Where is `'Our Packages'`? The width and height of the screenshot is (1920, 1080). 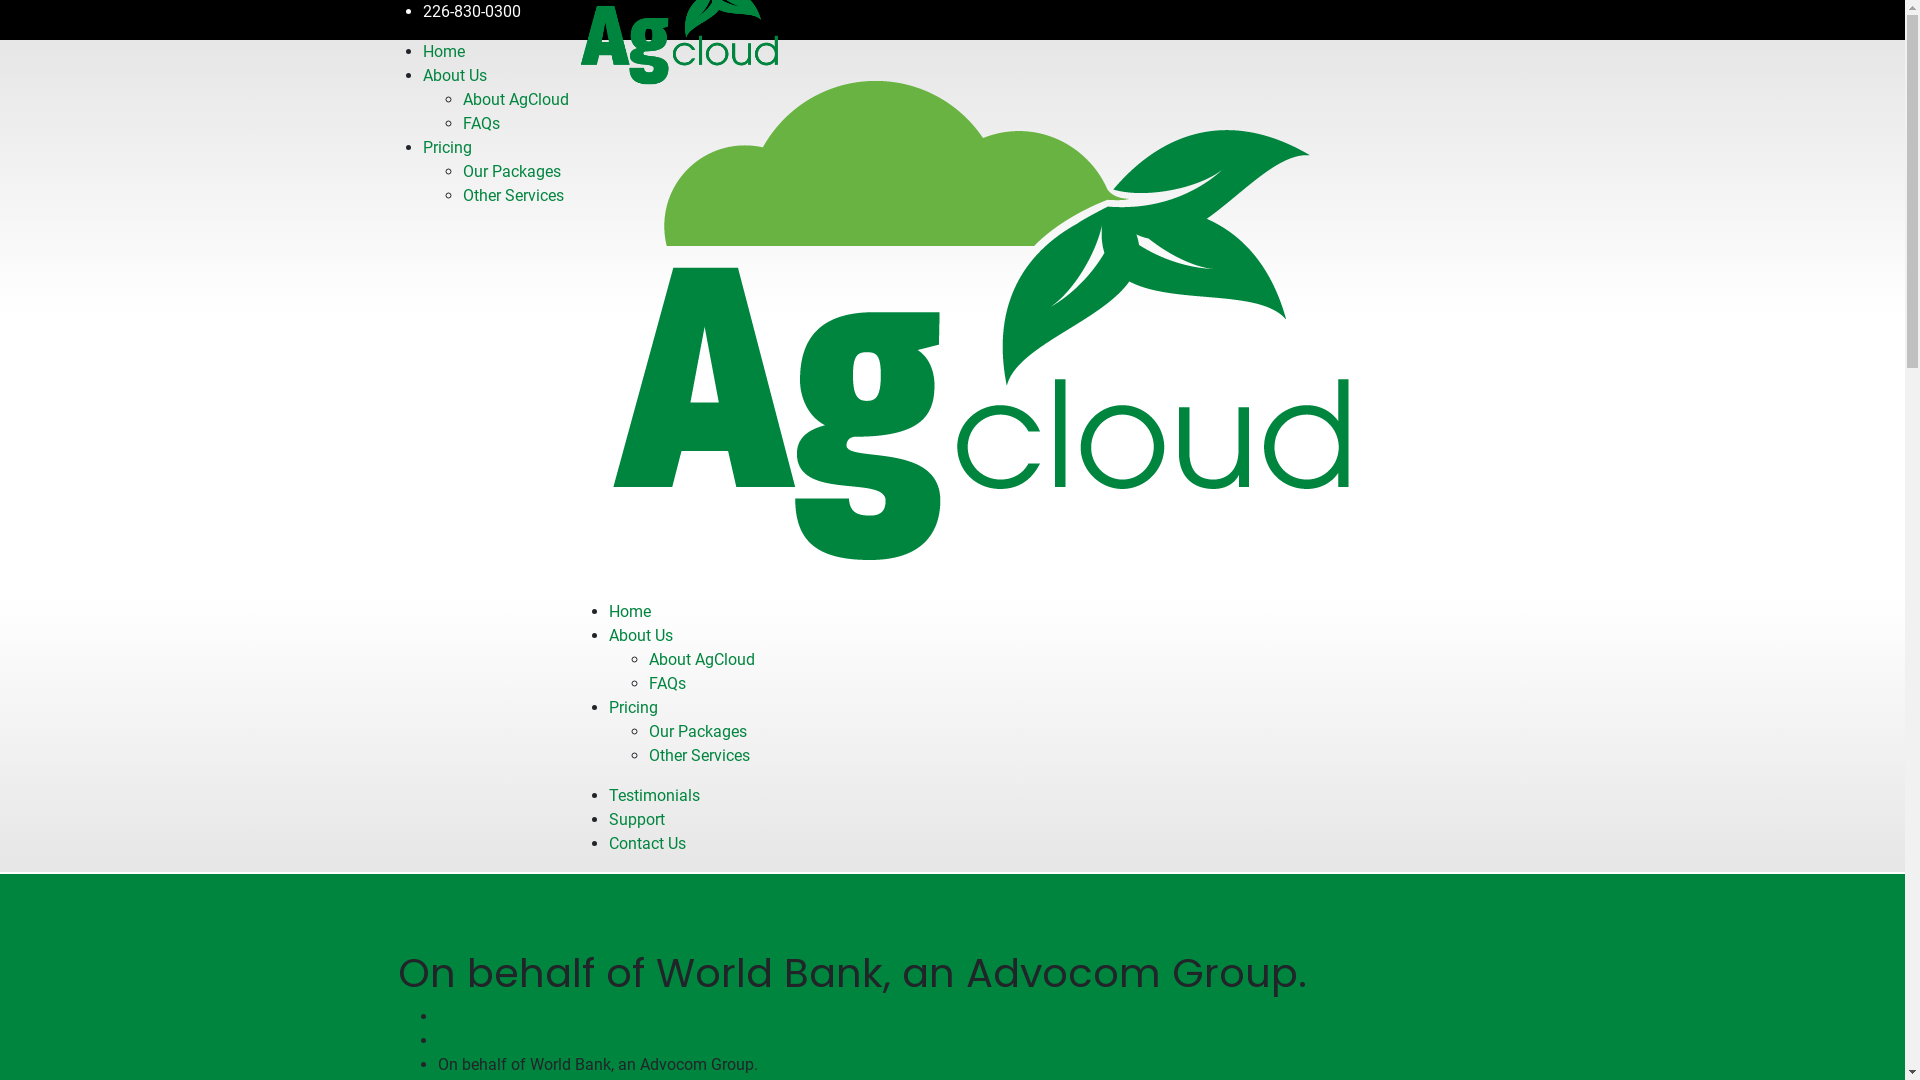 'Our Packages' is located at coordinates (510, 170).